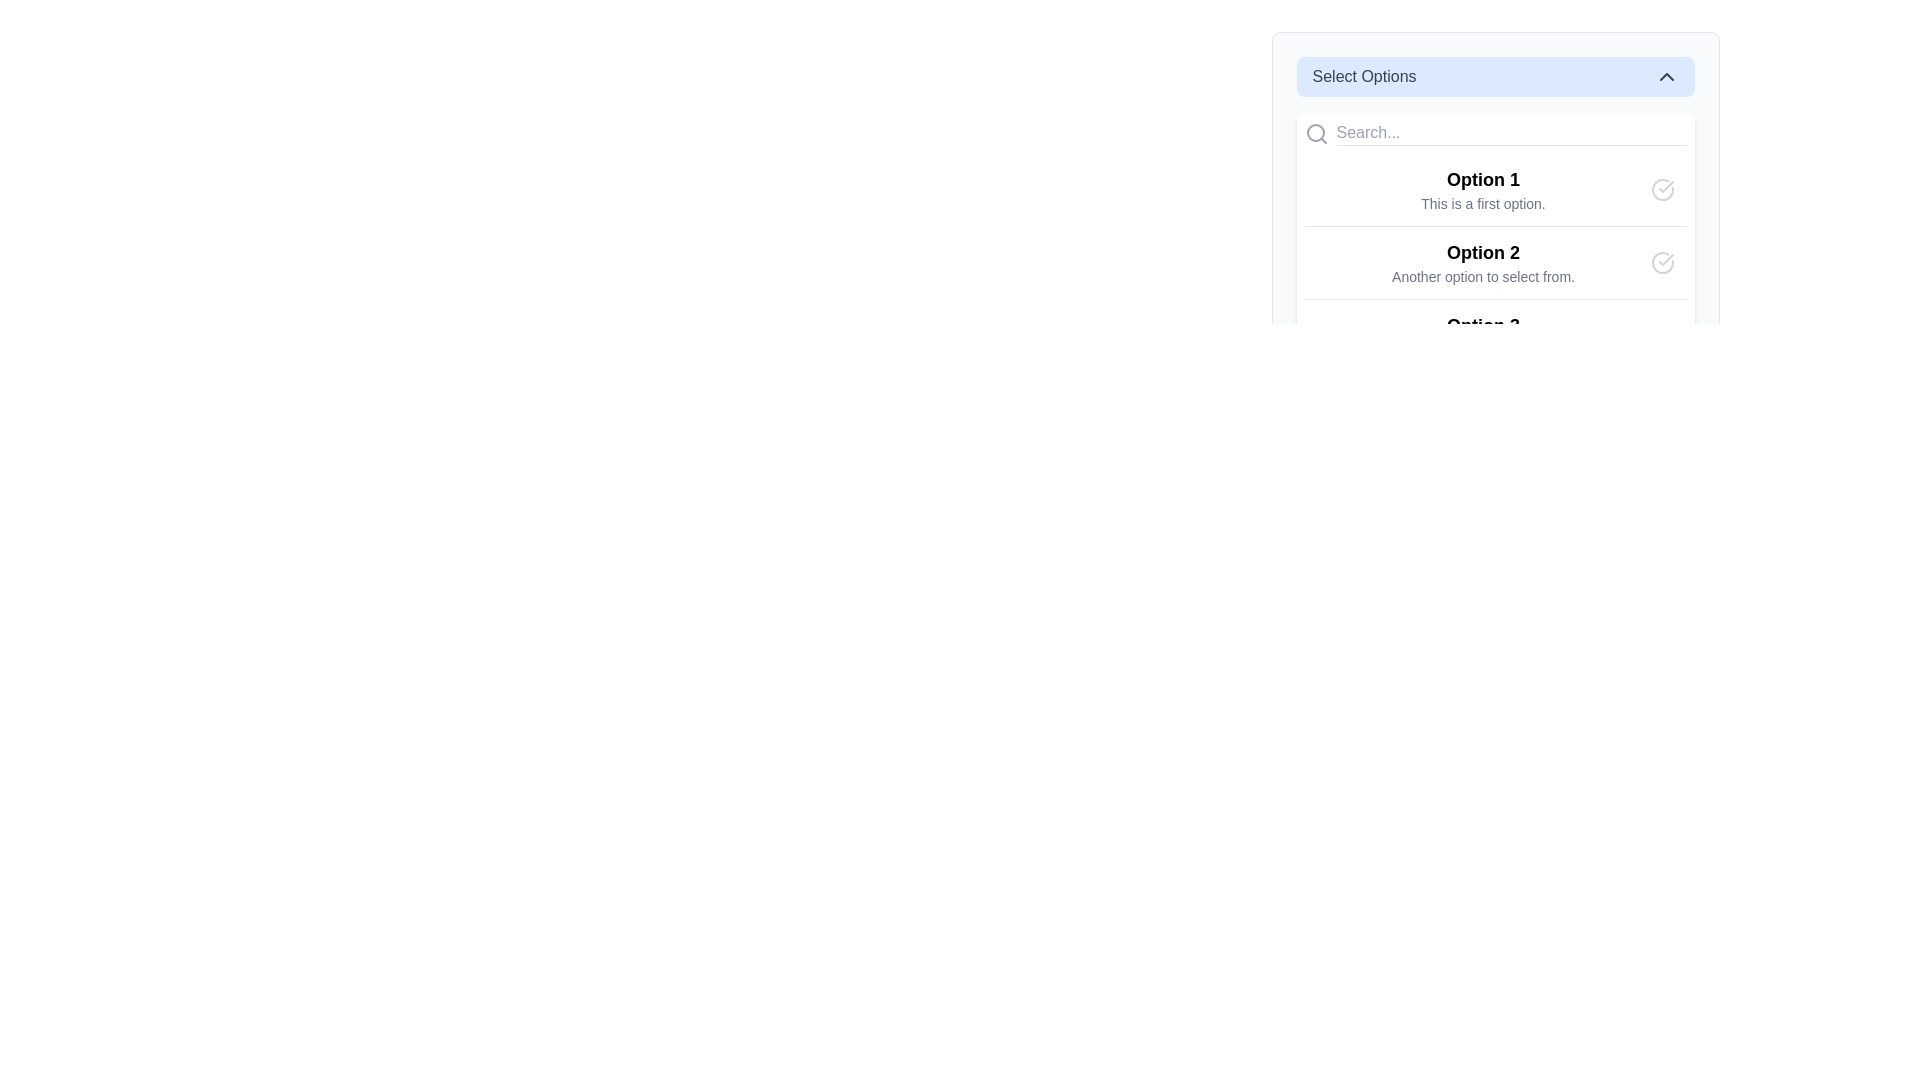 This screenshot has width=1920, height=1080. Describe the element at coordinates (1662, 189) in the screenshot. I see `the status icon indicating the selection for 'Option 1', located at the far right edge of its corresponding item in the interactive list` at that location.